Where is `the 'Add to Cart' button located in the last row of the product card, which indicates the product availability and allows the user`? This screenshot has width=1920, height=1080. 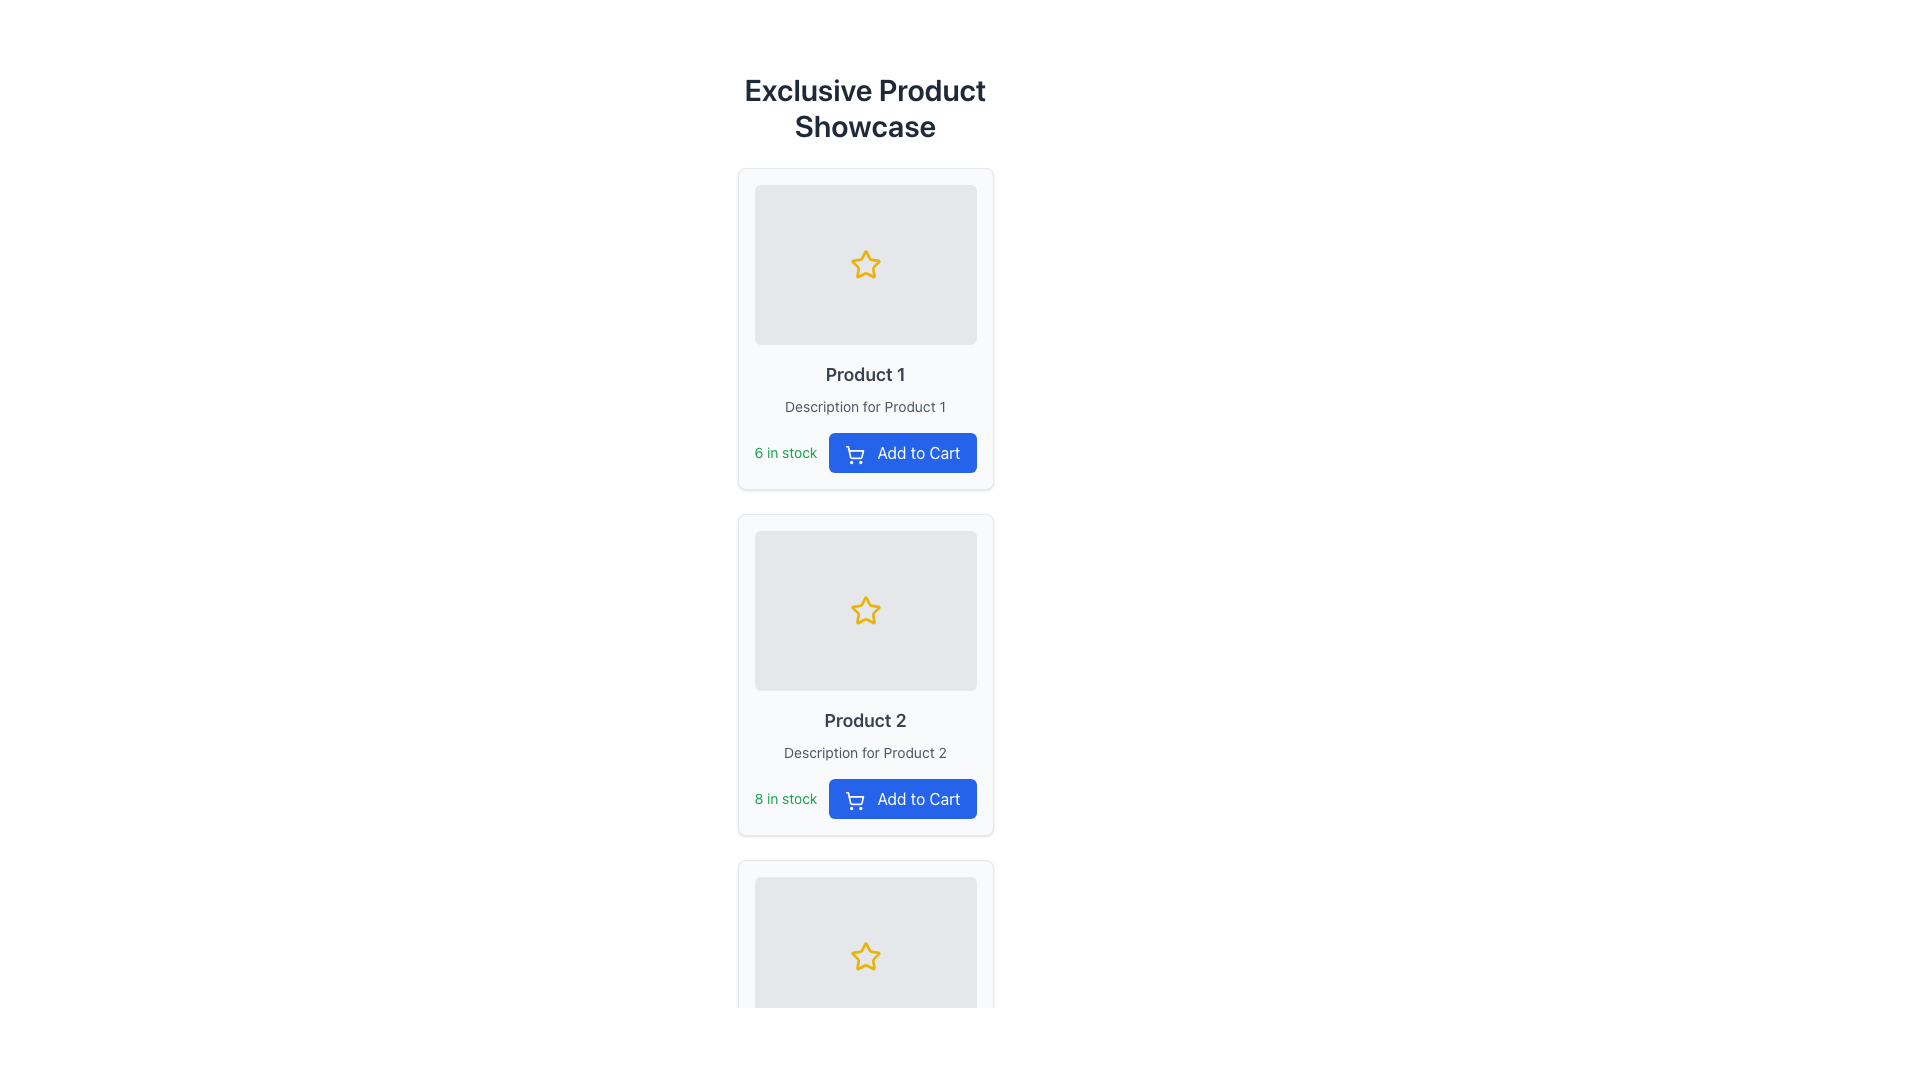 the 'Add to Cart' button located in the last row of the product card, which indicates the product availability and allows the user is located at coordinates (865, 452).